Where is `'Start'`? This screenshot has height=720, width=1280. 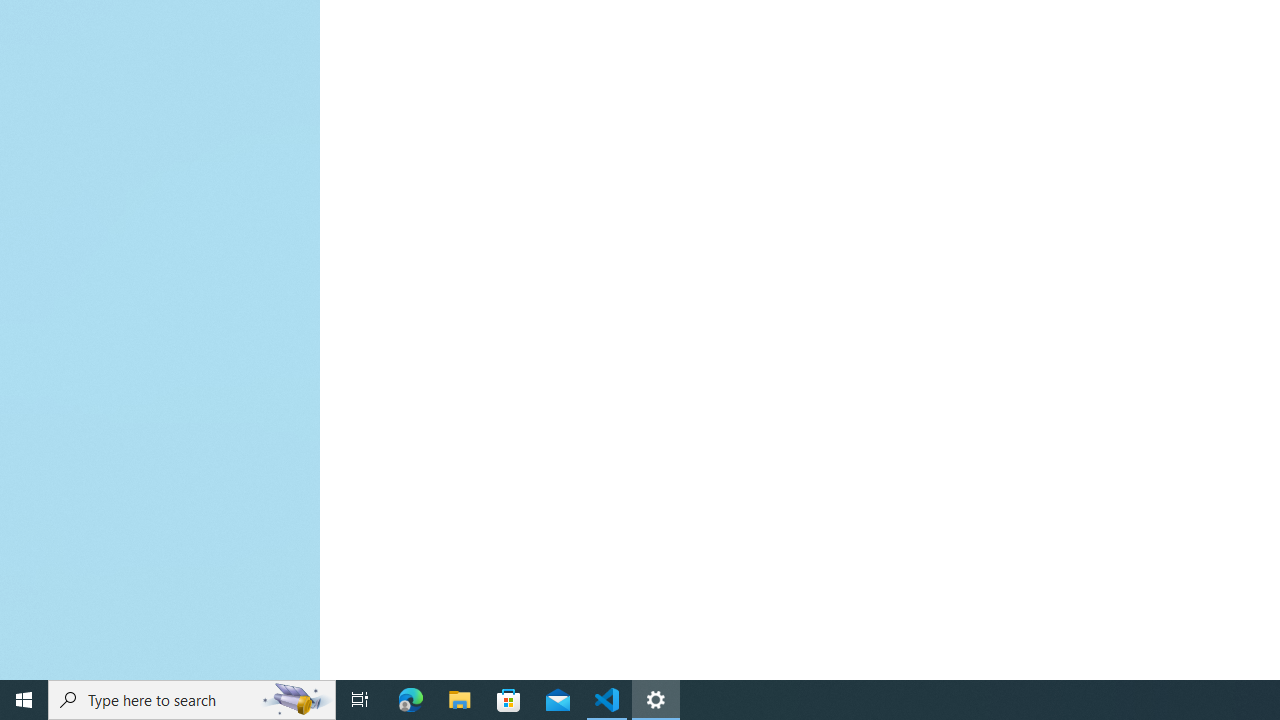
'Start' is located at coordinates (24, 698).